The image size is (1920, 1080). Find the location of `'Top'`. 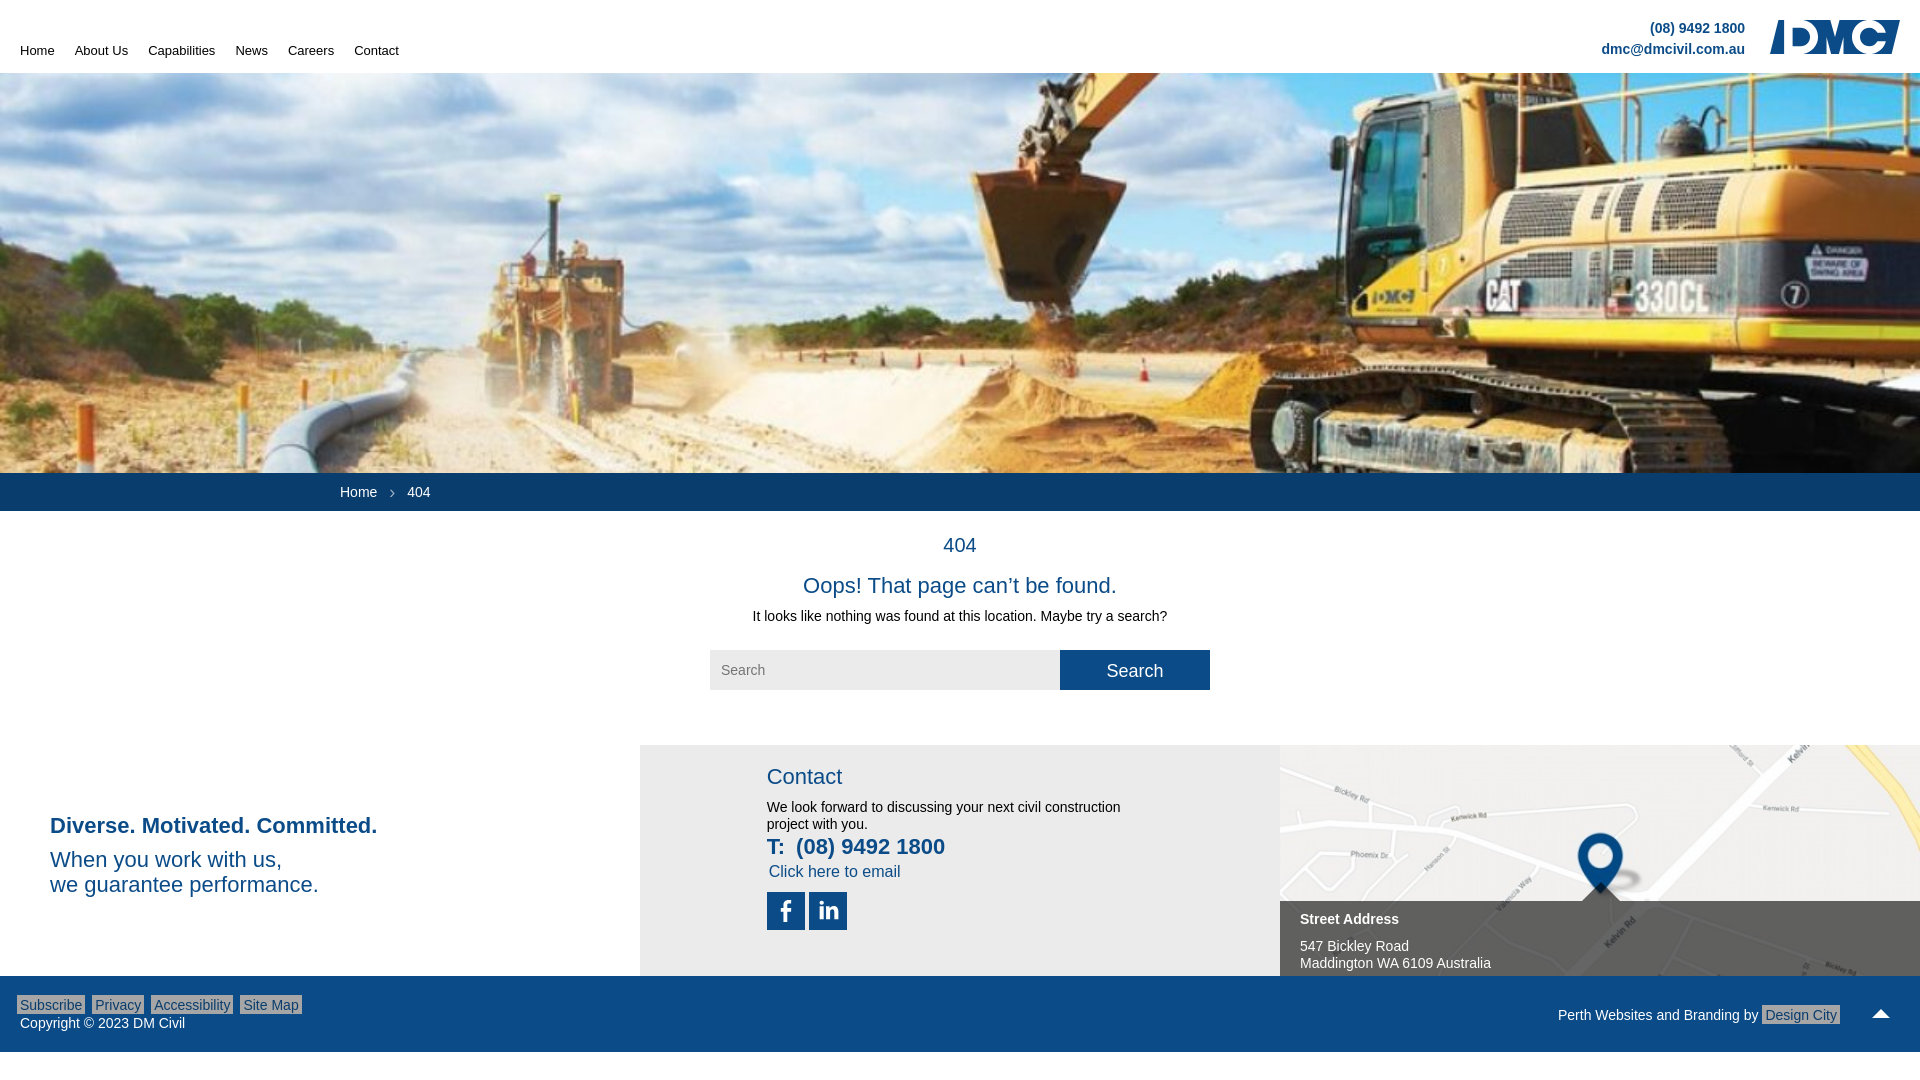

'Top' is located at coordinates (1880, 1014).